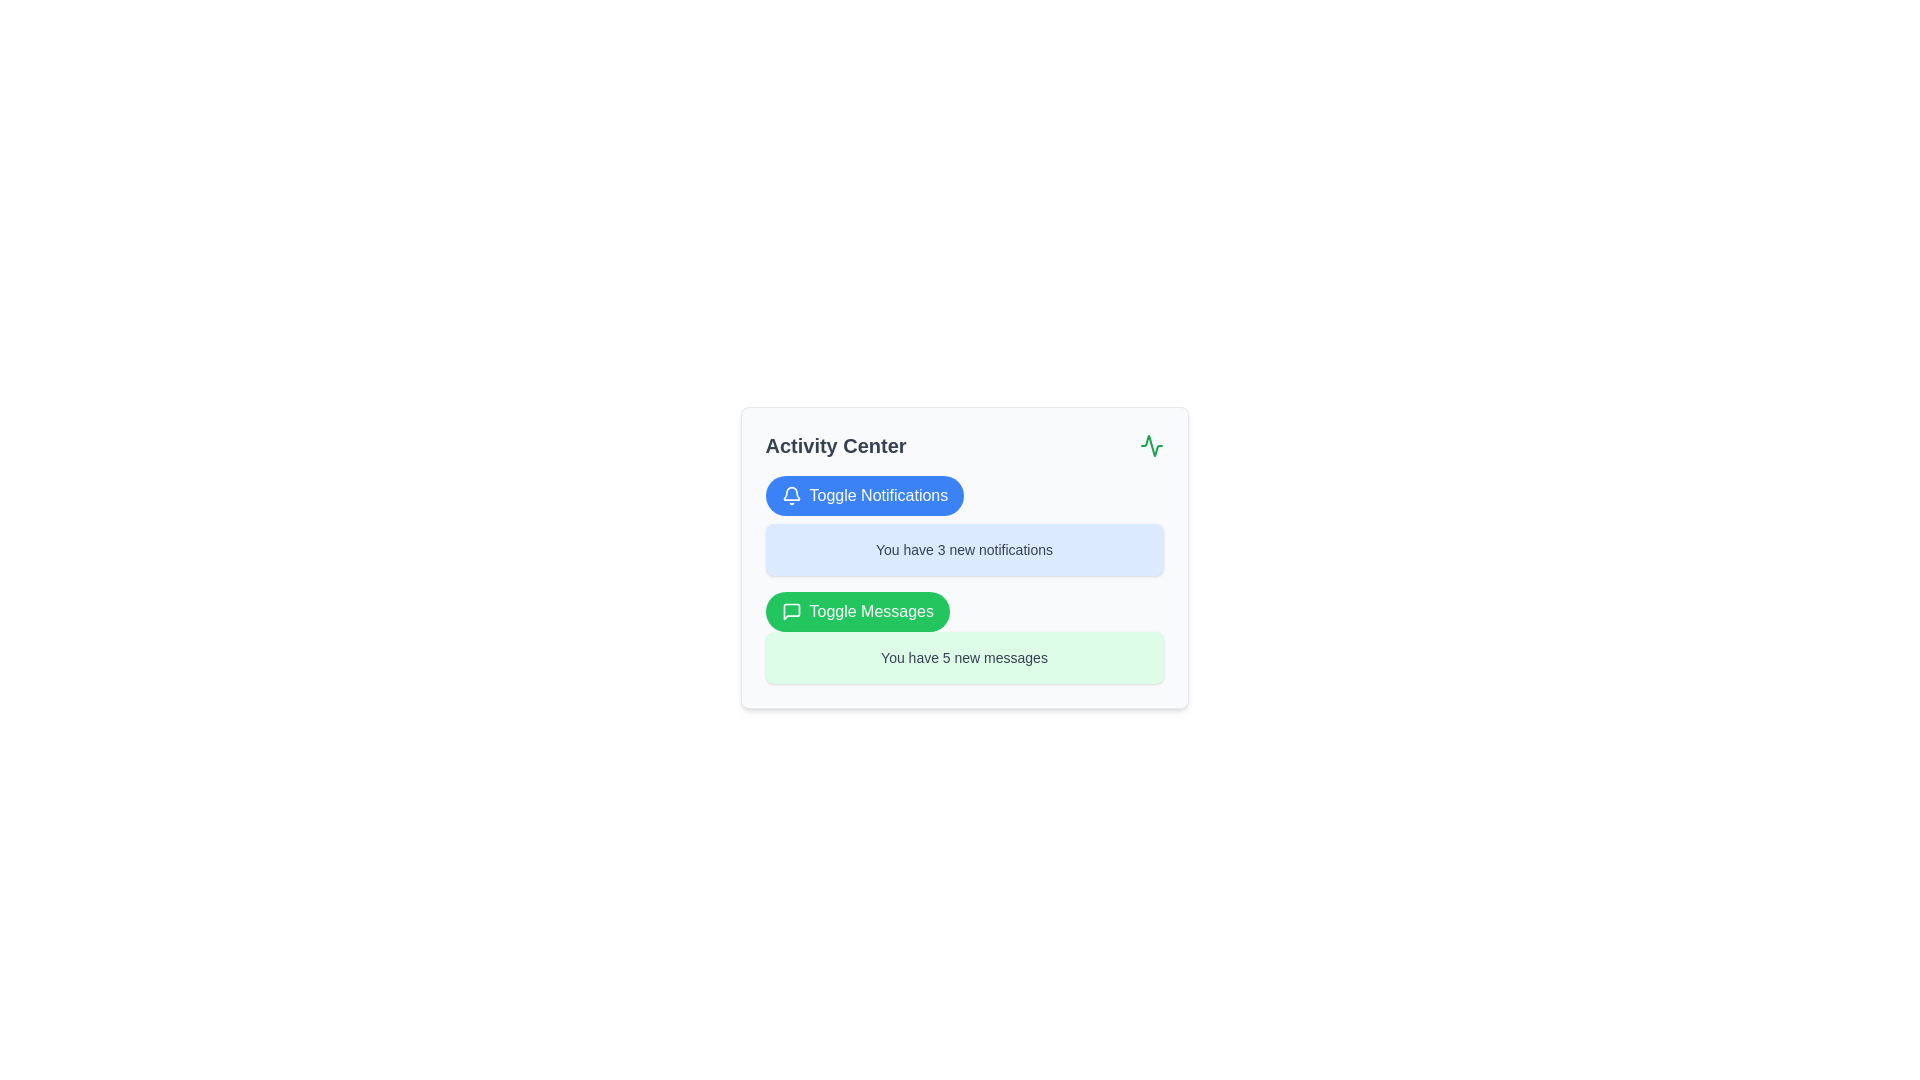 The height and width of the screenshot is (1080, 1920). Describe the element at coordinates (964, 658) in the screenshot. I see `text content of the notification box with a light green background that states 'You have 5 new messages', located below the 'Toggle Messages' button in the 'Activity Center'` at that location.